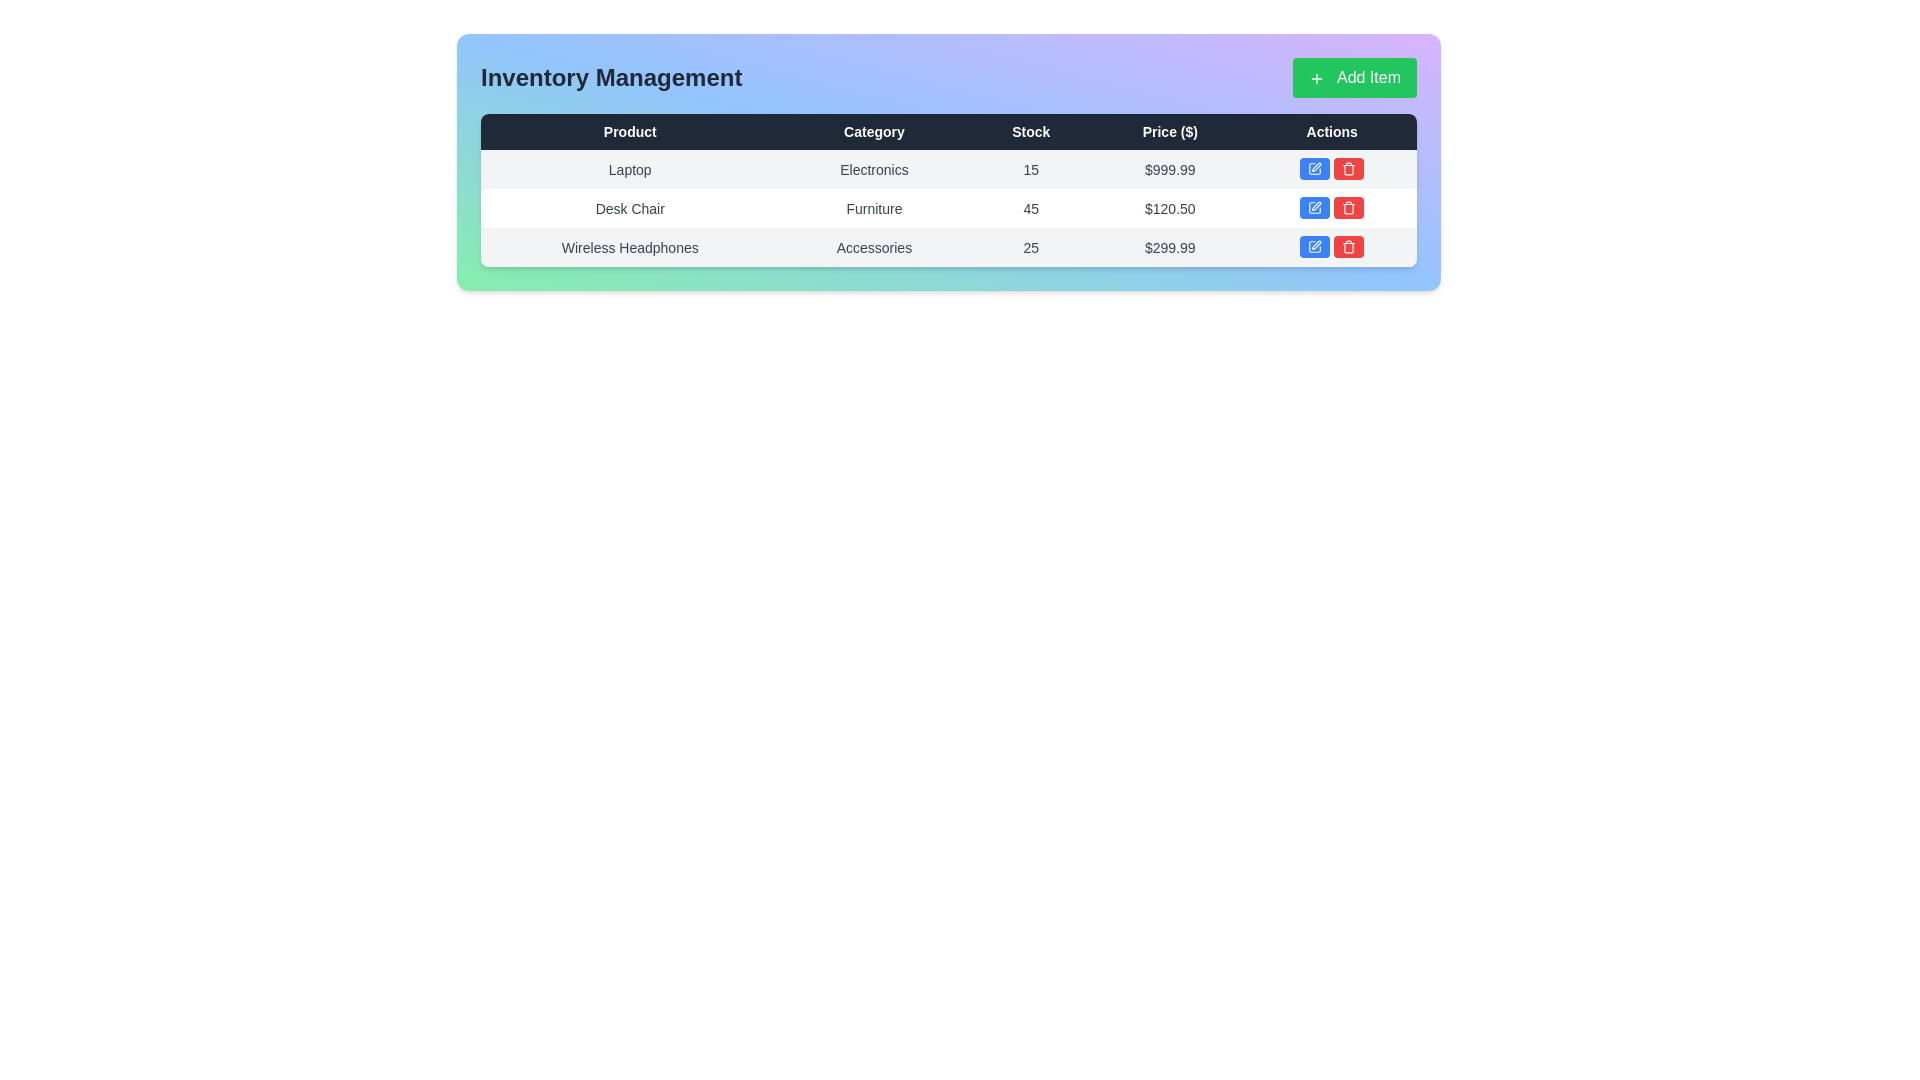 The image size is (1920, 1080). Describe the element at coordinates (1315, 168) in the screenshot. I see `the small blue square edit button with a white pen icon located in the Actions column of the first row of the Inventory Management table` at that location.